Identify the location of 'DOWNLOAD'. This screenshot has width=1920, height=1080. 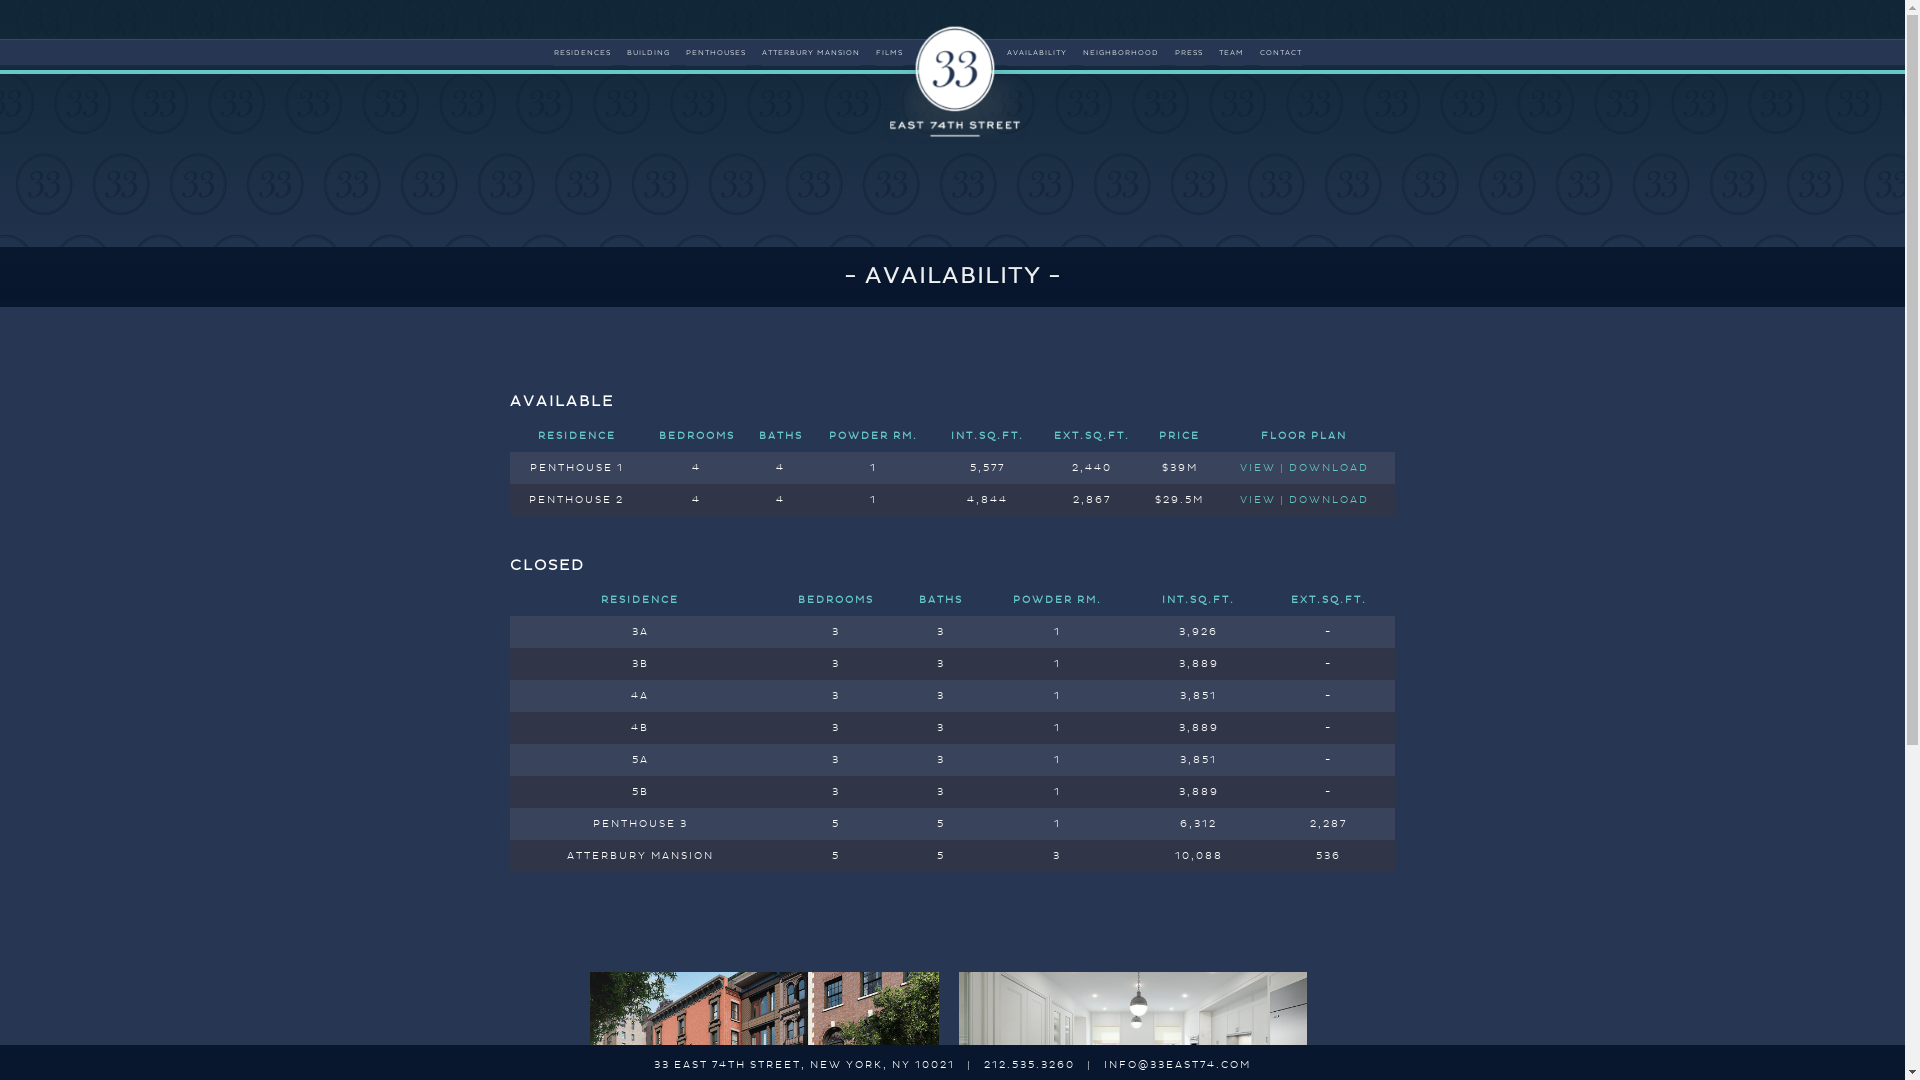
(1329, 467).